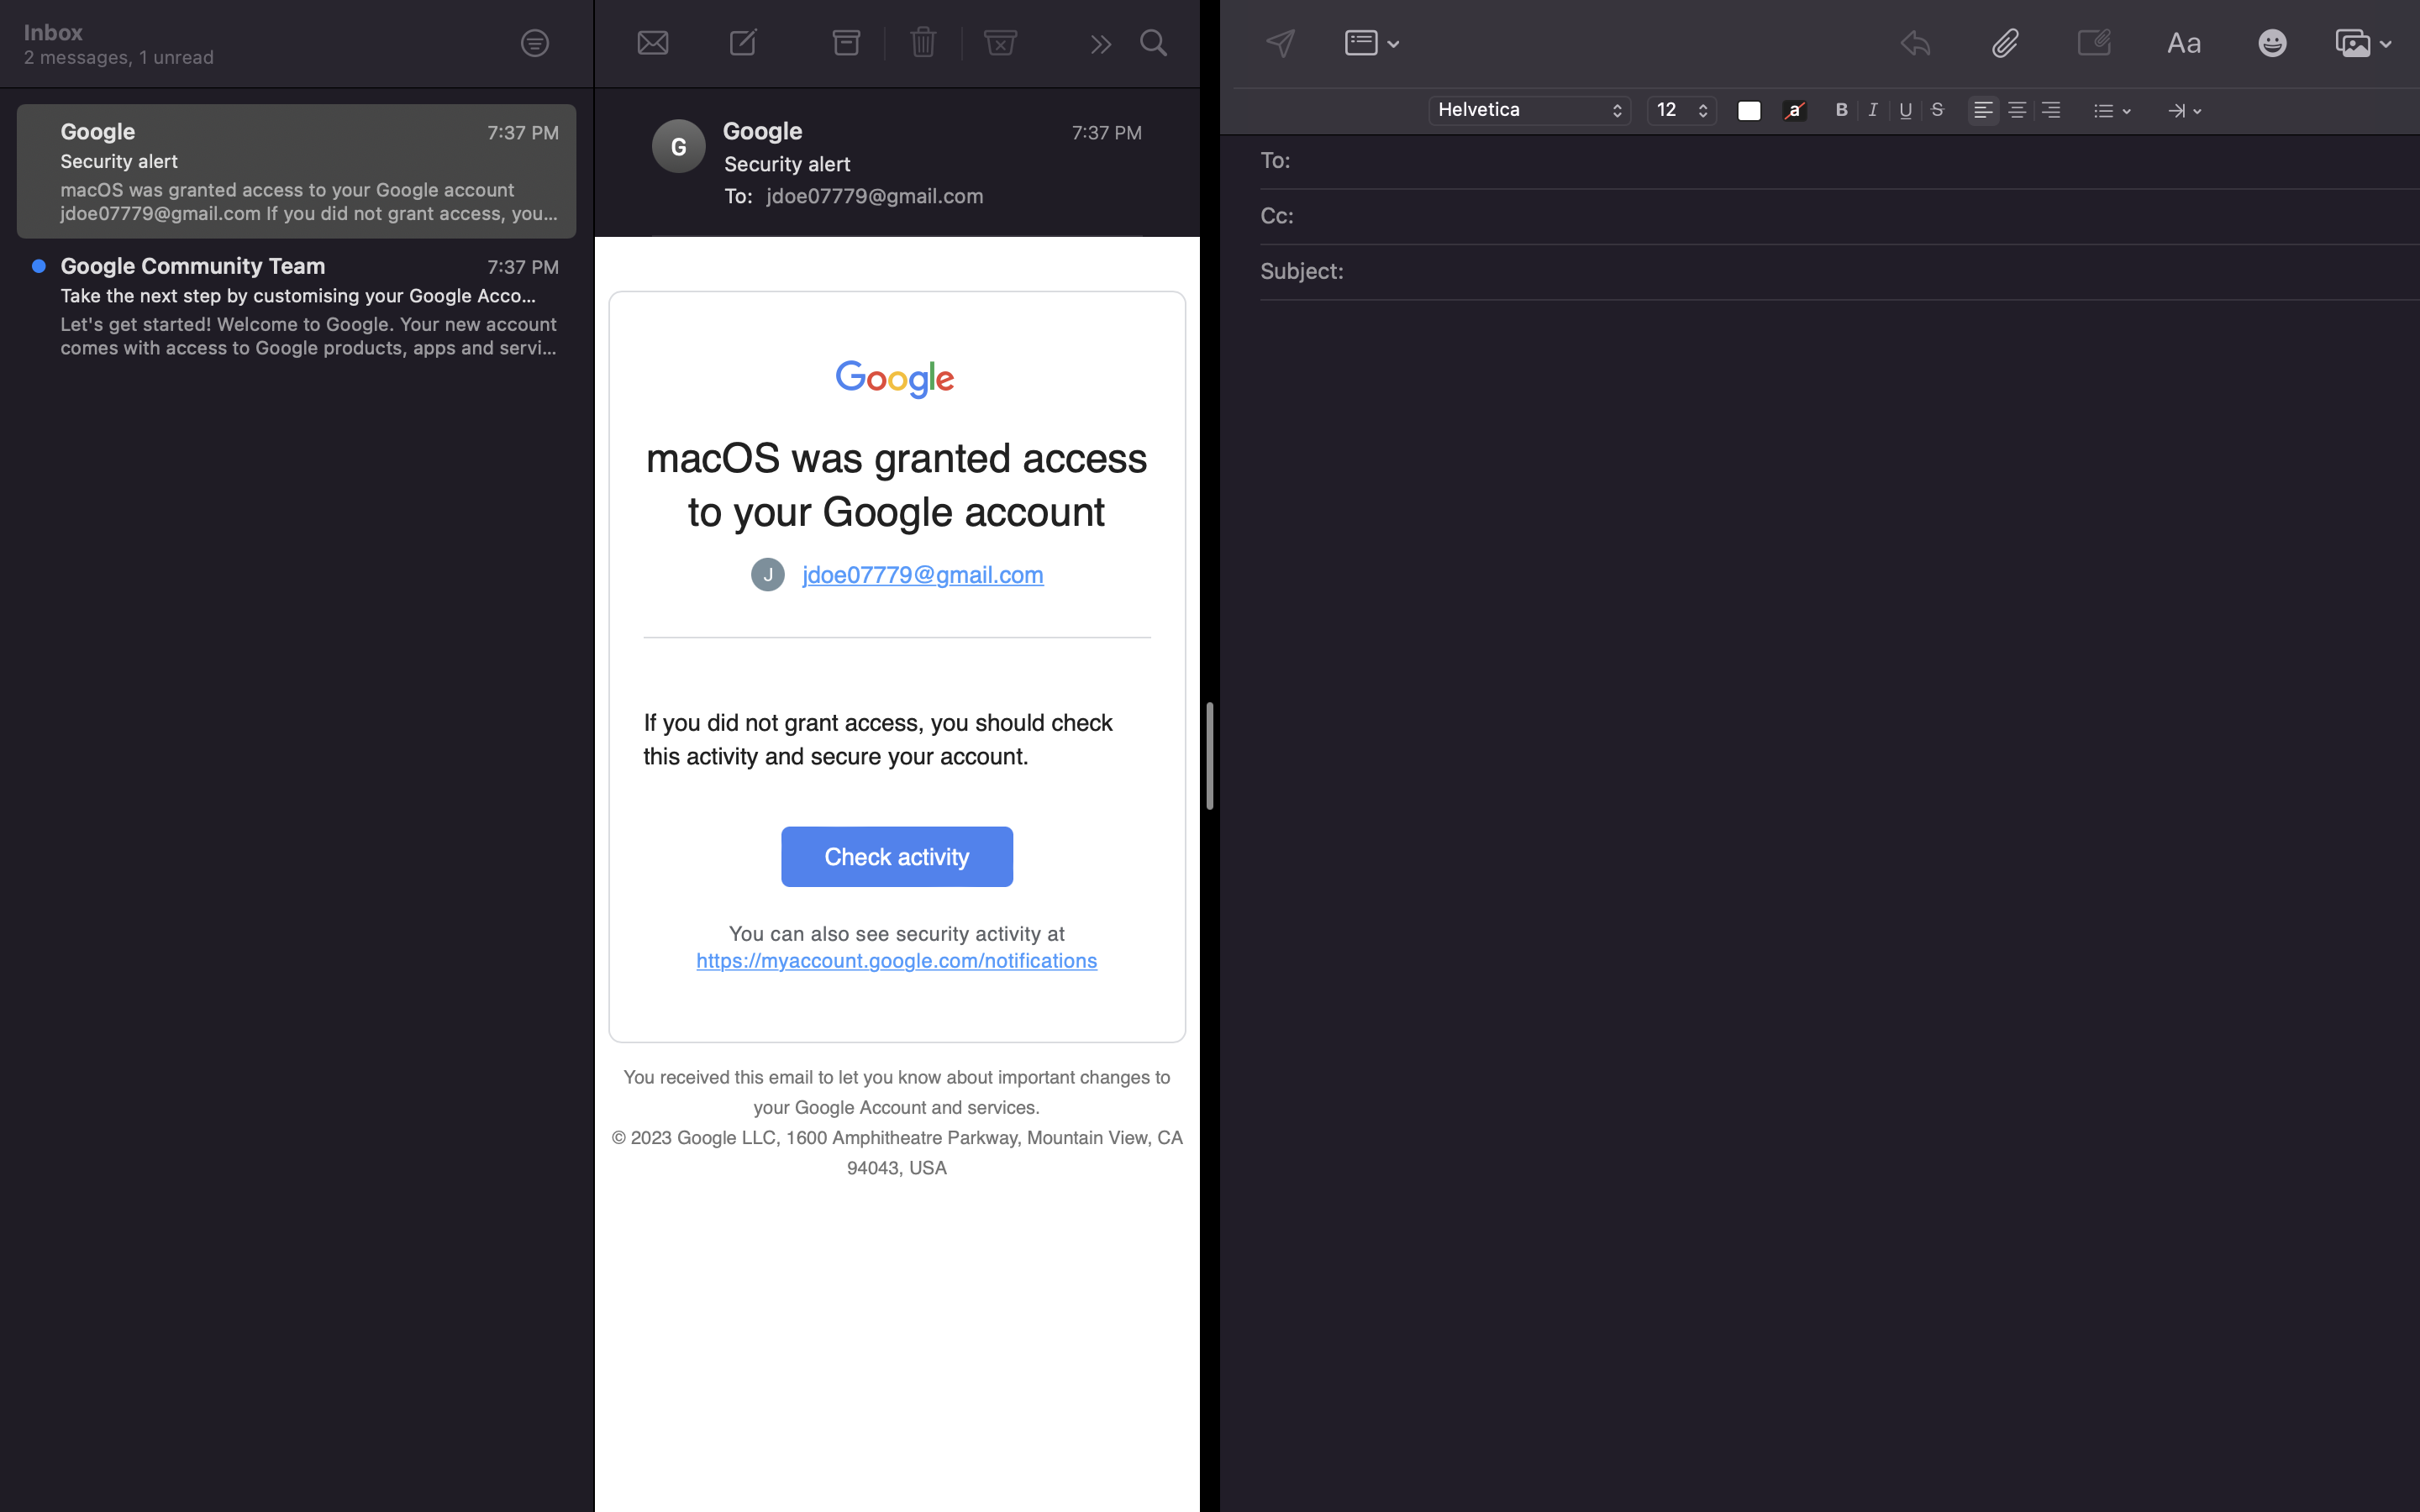  I want to click on Make the font bold and size 14, so click(1842, 108).